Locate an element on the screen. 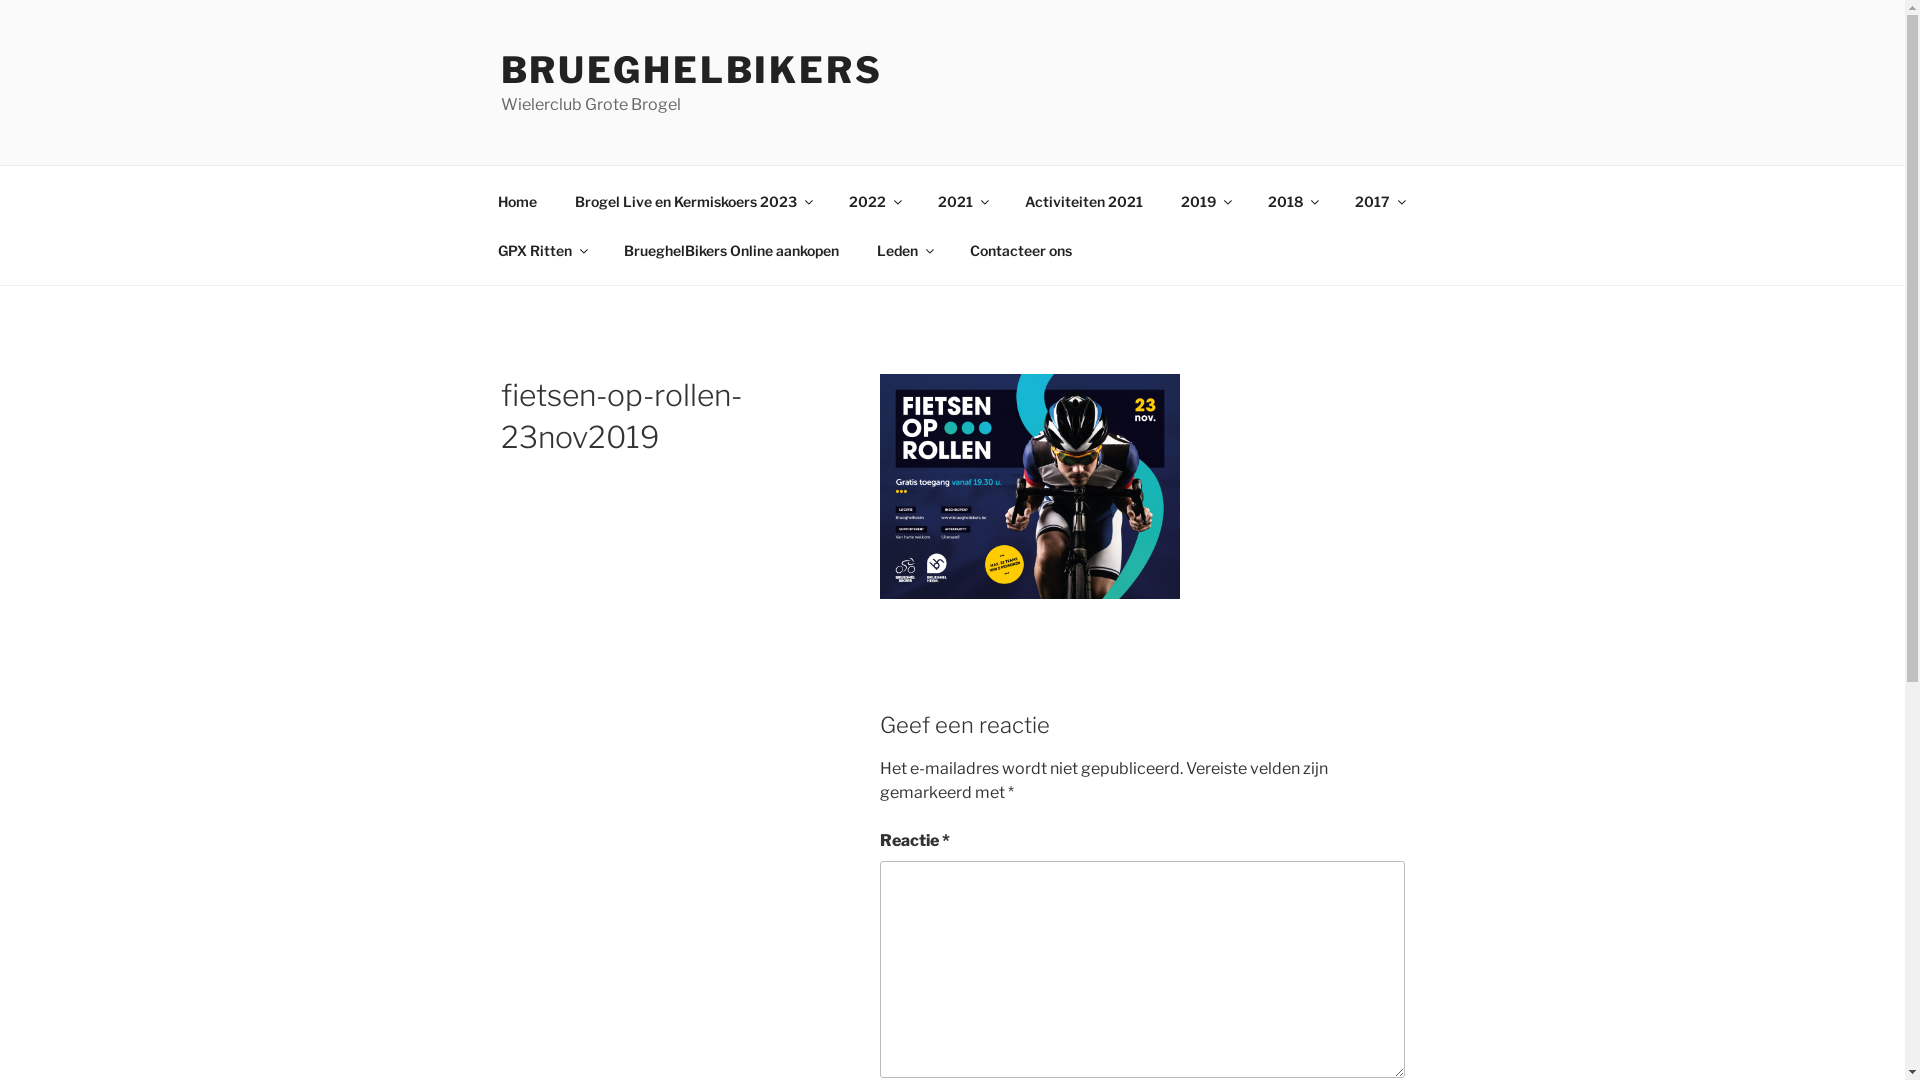 This screenshot has height=1080, width=1920. 'BrueghelBikers Online aankopen' is located at coordinates (729, 249).